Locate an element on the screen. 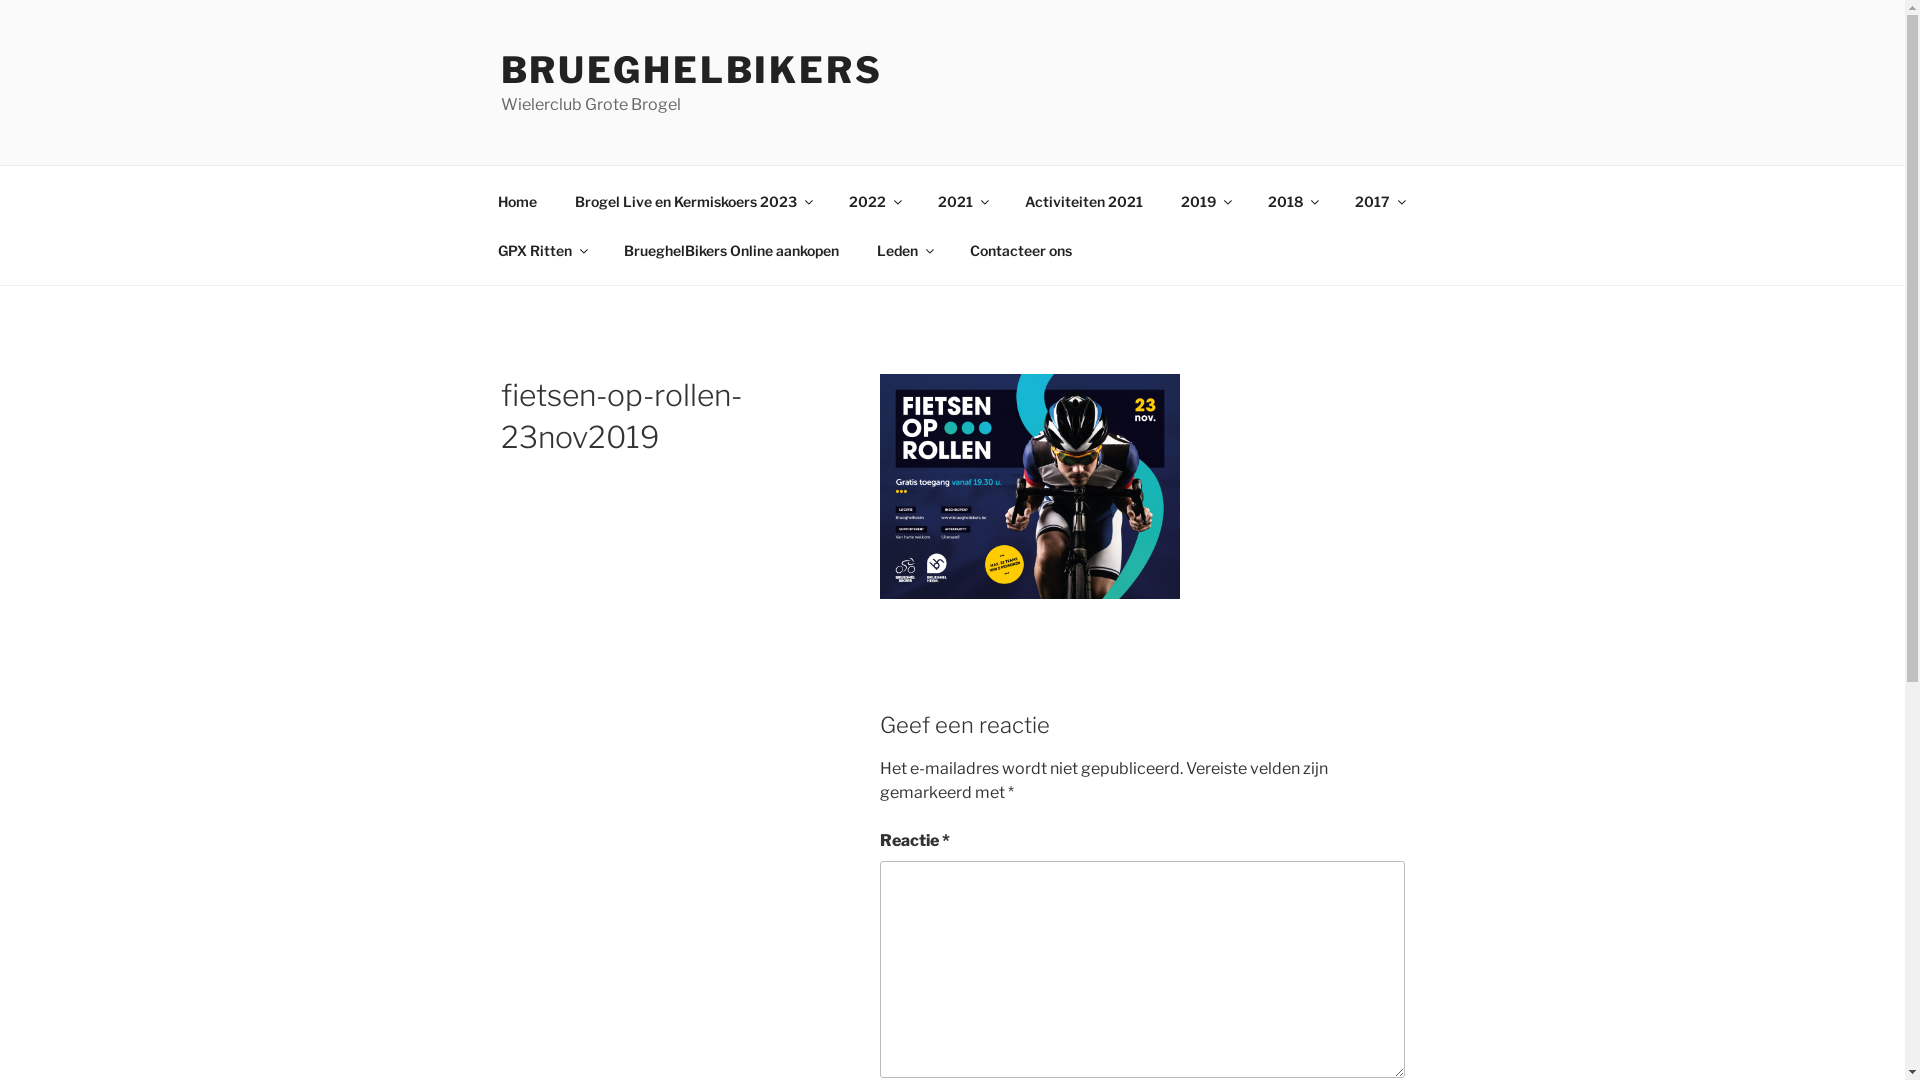 This screenshot has height=1080, width=1920. 'BrueghelBikers Online aankopen' is located at coordinates (729, 249).